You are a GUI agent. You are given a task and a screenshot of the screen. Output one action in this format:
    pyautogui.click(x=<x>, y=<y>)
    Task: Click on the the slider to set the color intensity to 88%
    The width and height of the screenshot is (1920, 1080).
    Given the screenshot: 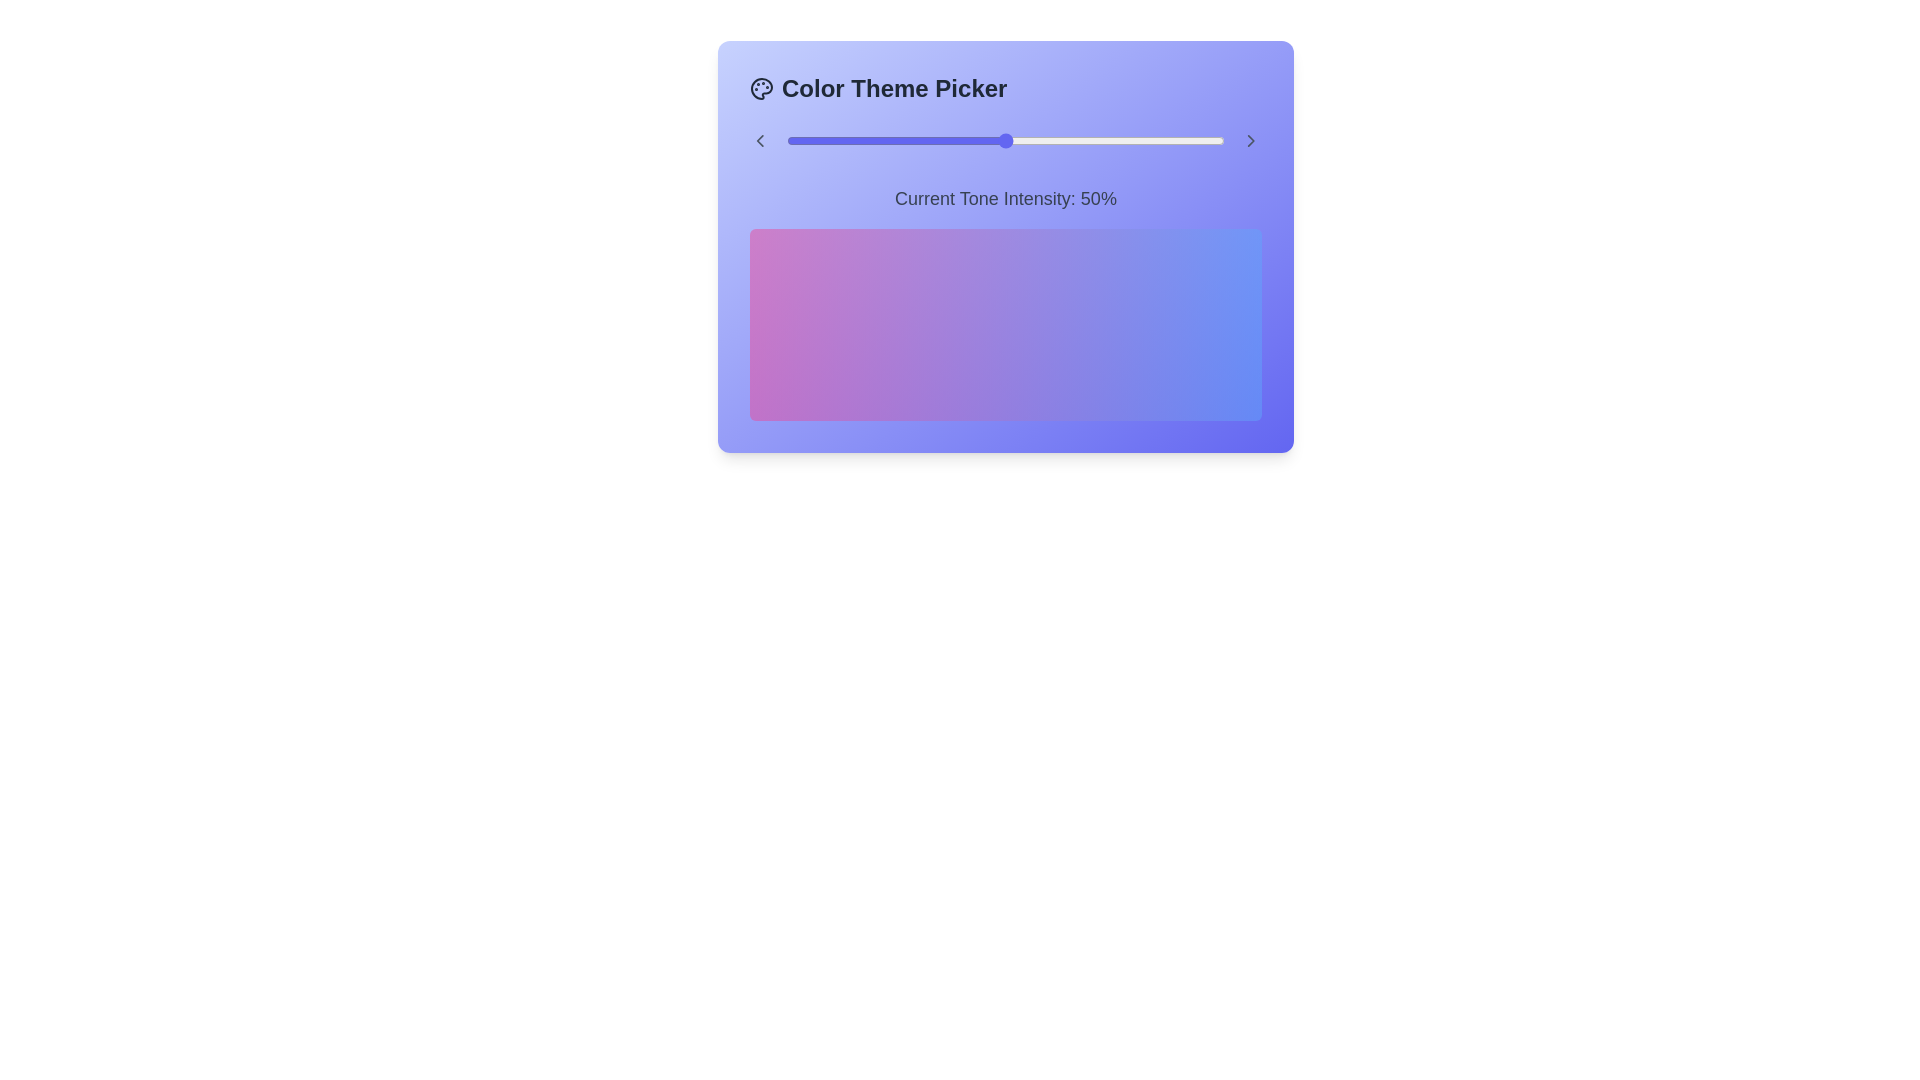 What is the action you would take?
    pyautogui.click(x=1172, y=140)
    